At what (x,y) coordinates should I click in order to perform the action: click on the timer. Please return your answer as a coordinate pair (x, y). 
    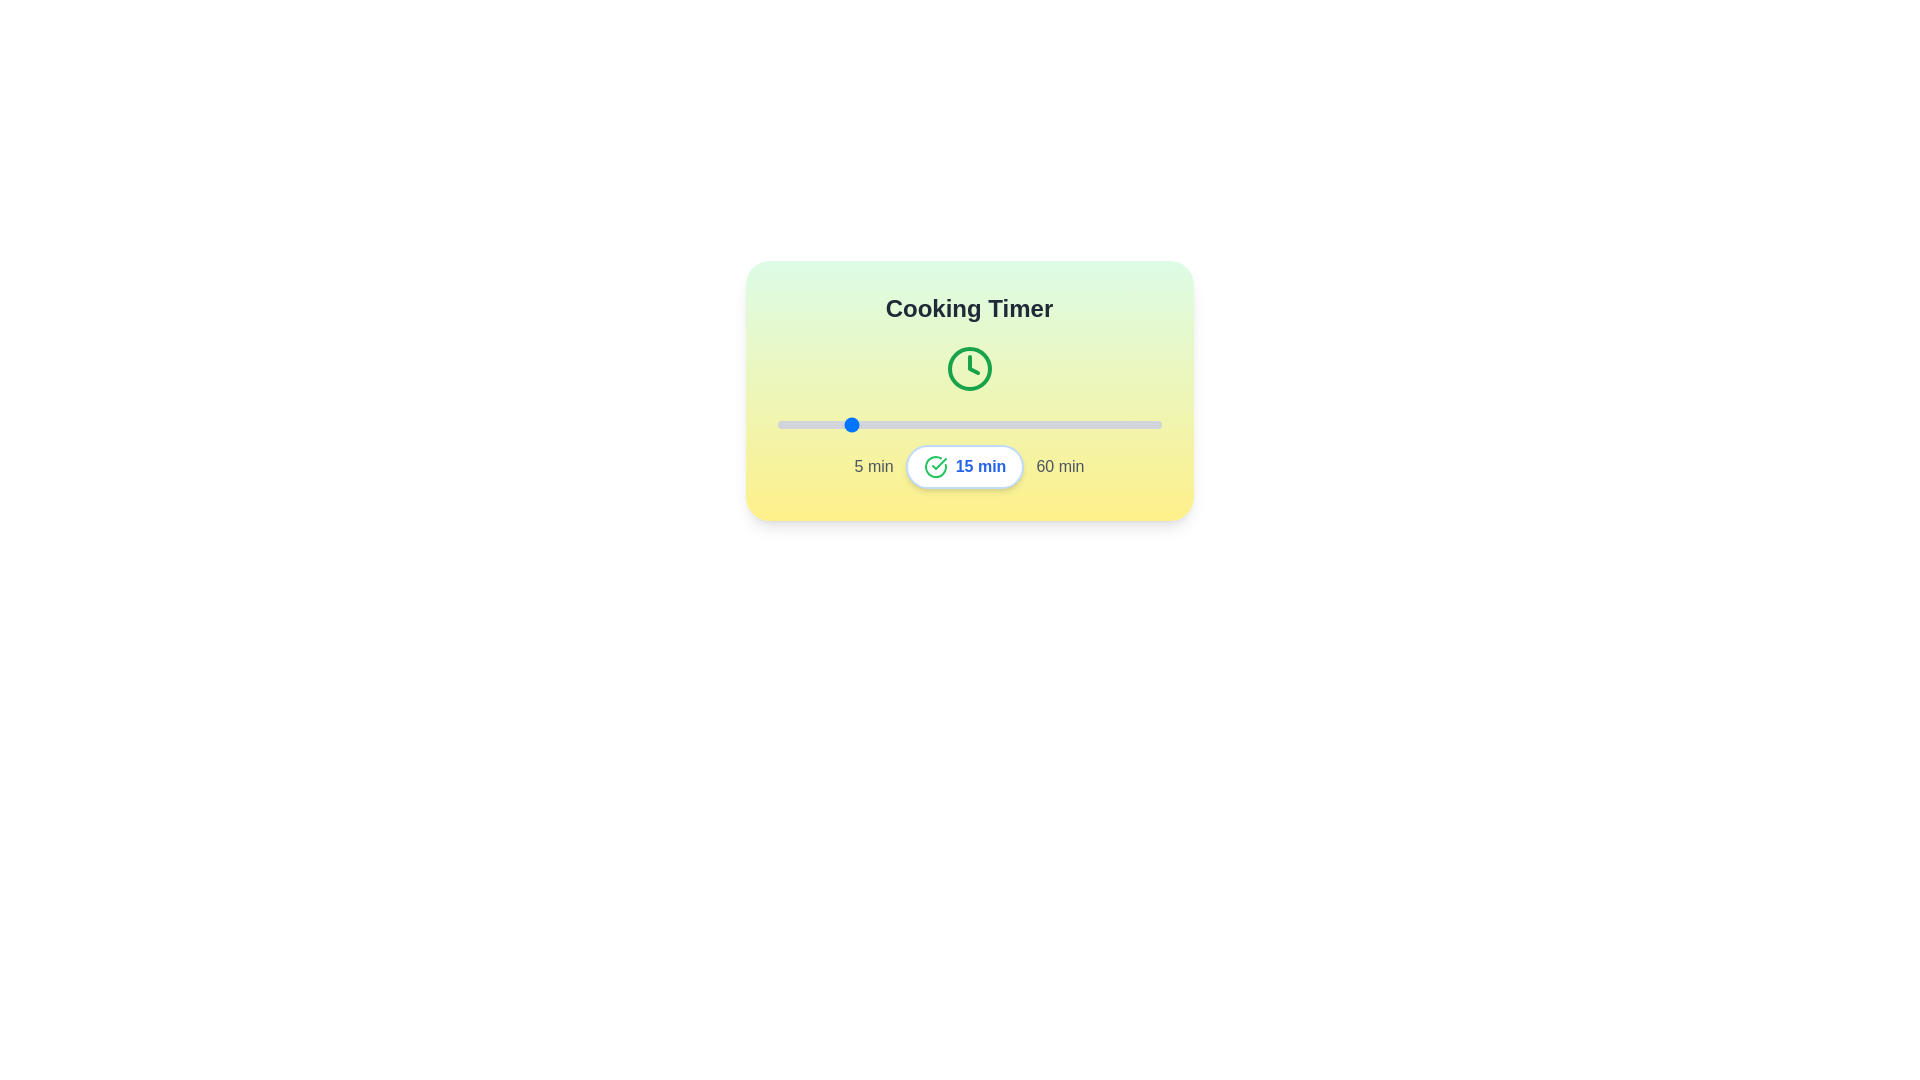
    Looking at the image, I should click on (1097, 423).